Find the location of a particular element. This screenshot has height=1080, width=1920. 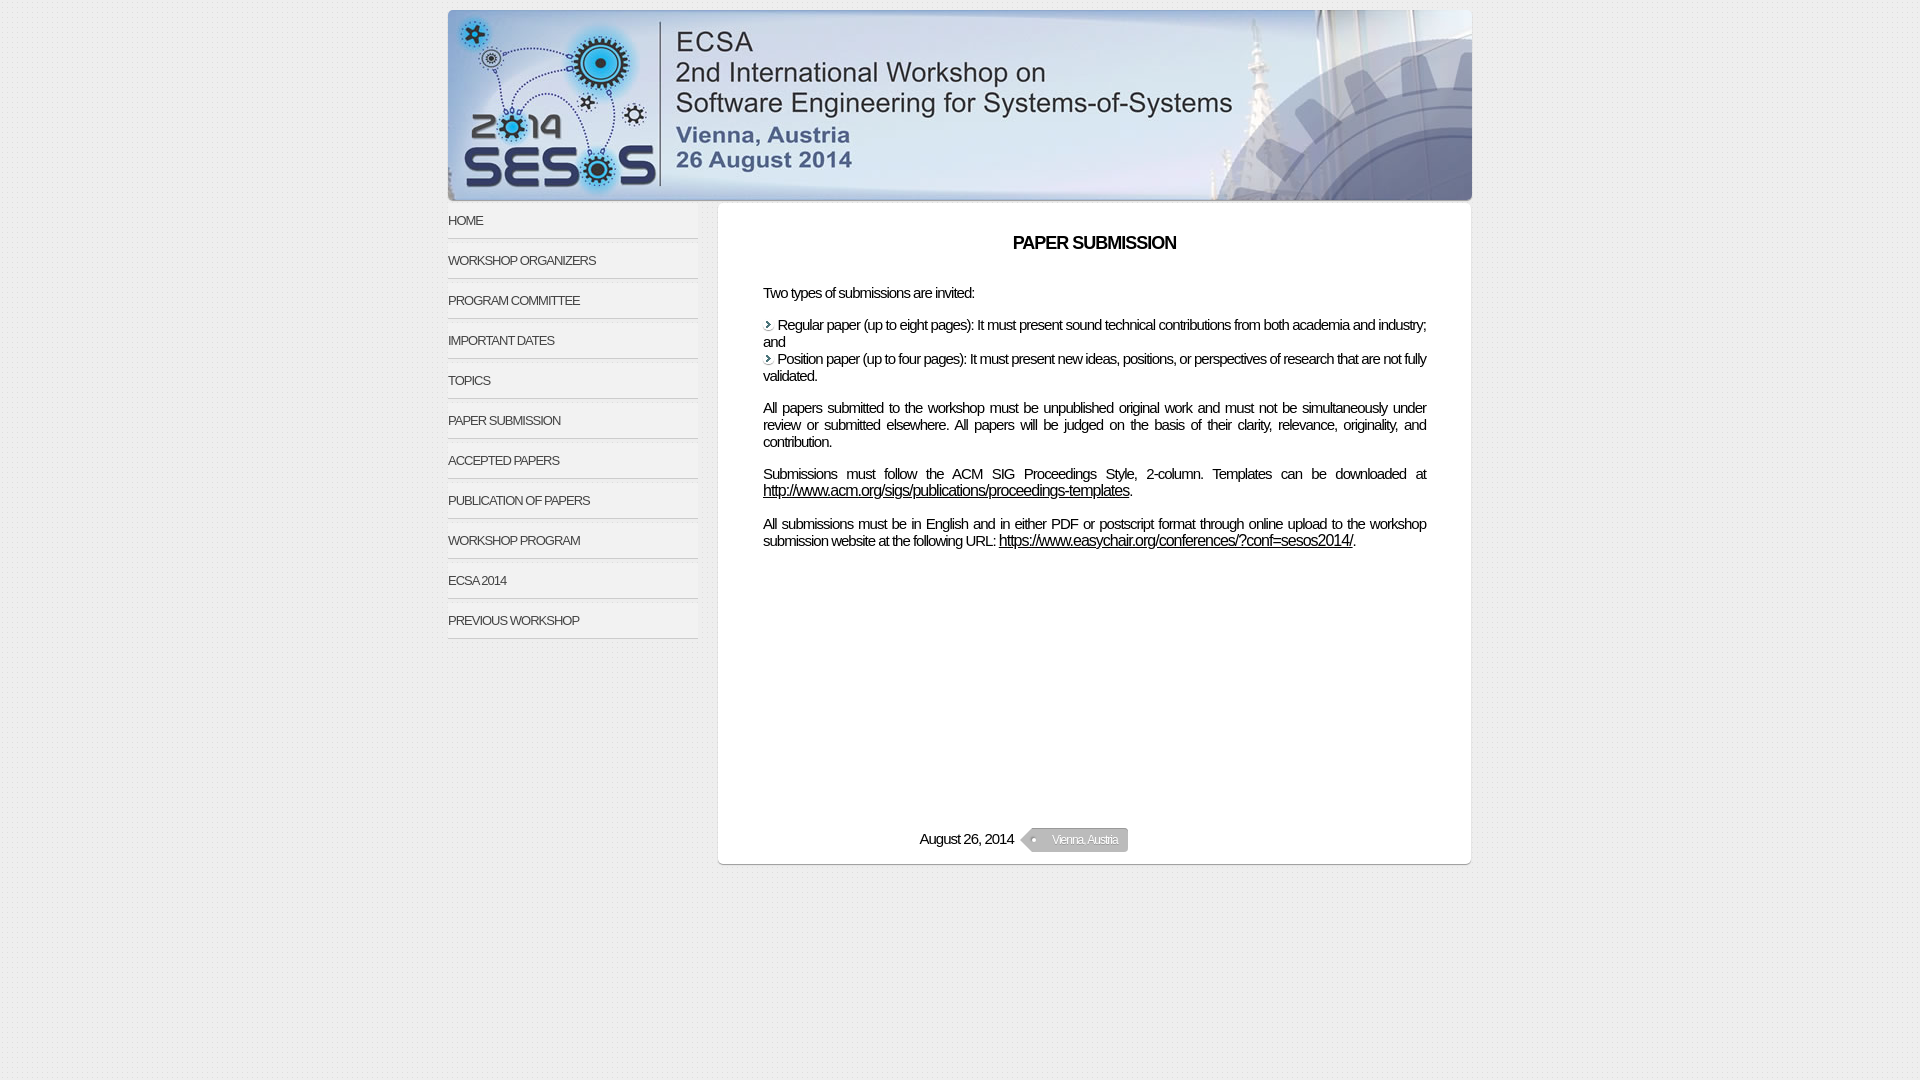

'PROGRAM COMMITTEE' is located at coordinates (571, 300).